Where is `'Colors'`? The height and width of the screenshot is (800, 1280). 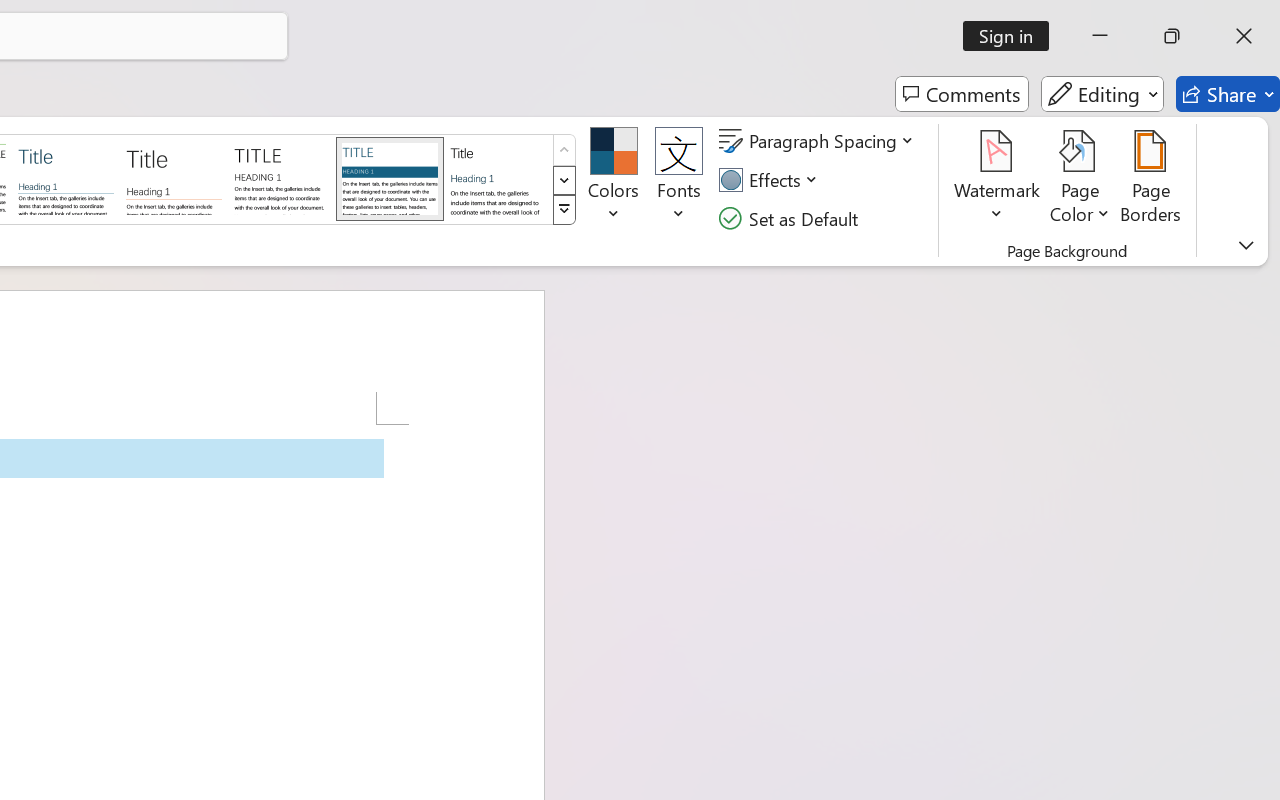
'Colors' is located at coordinates (612, 179).